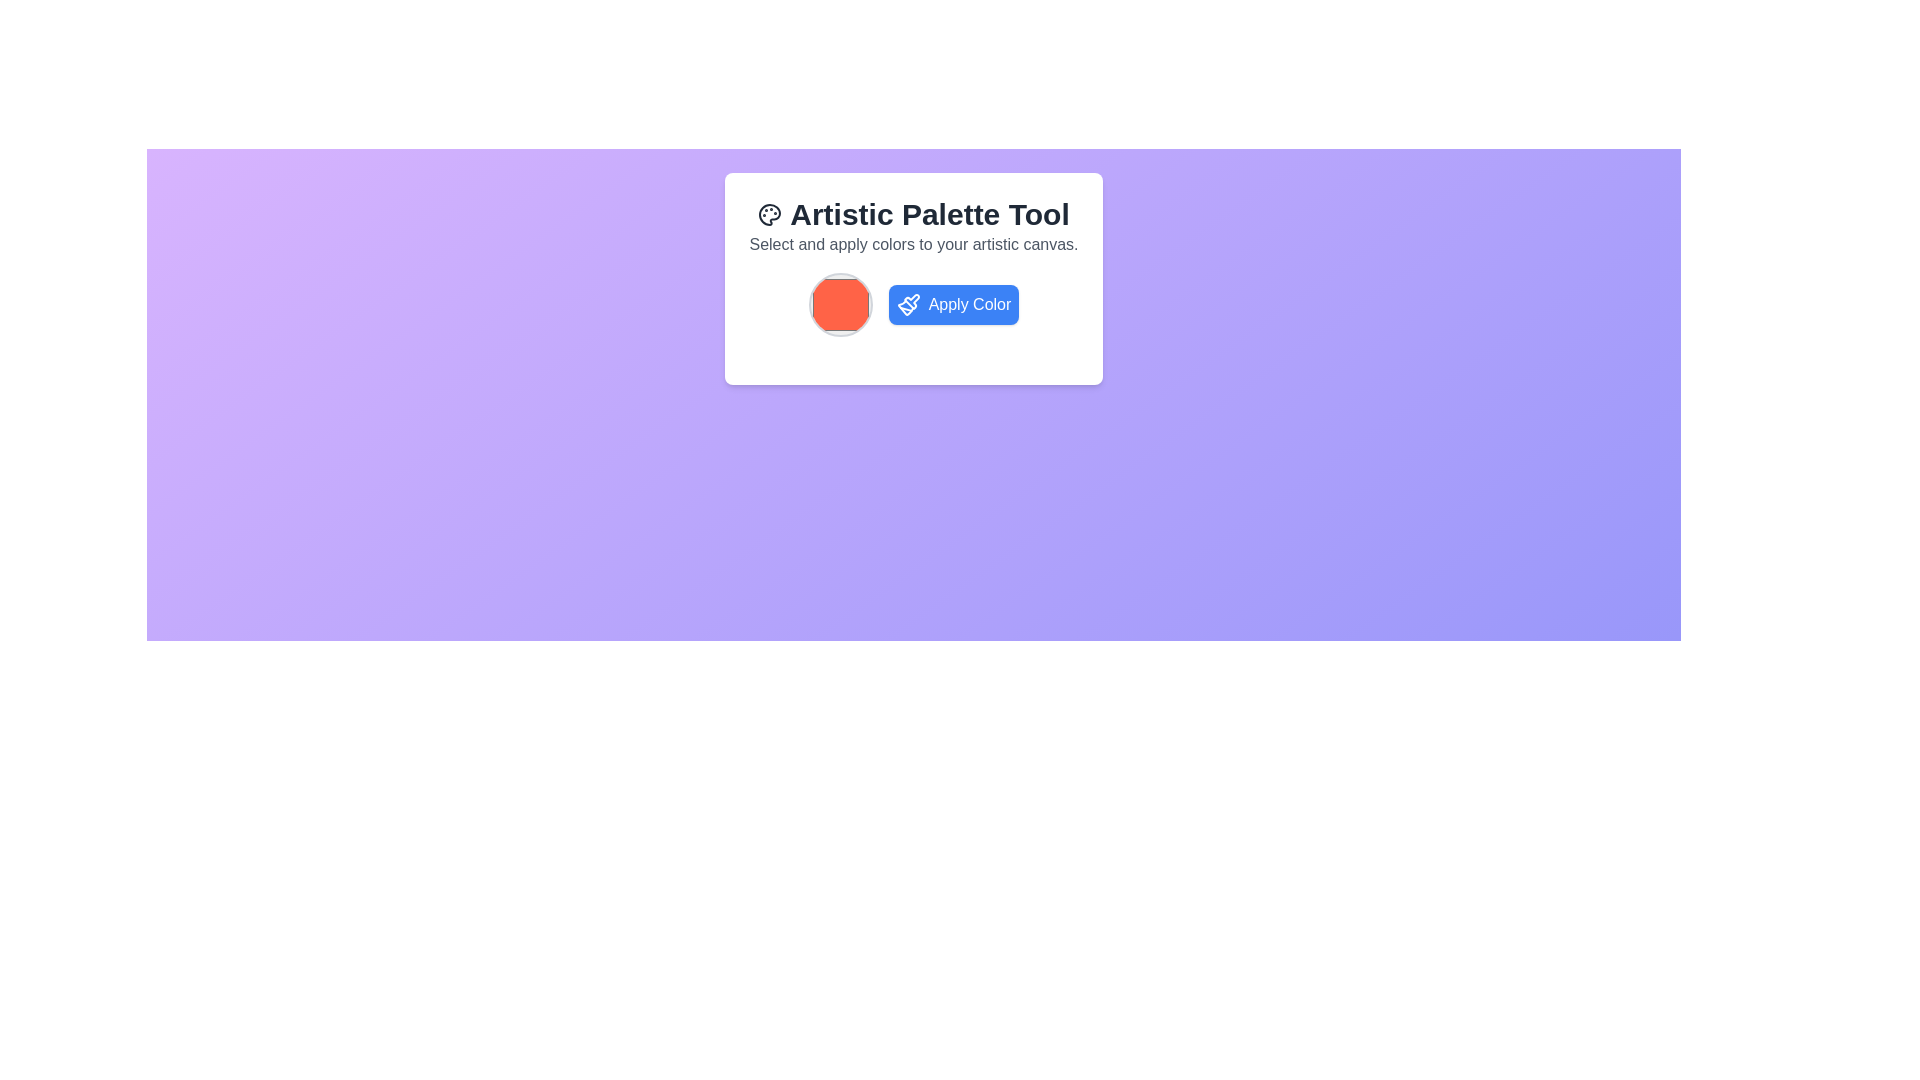 This screenshot has width=1920, height=1080. Describe the element at coordinates (907, 304) in the screenshot. I see `the paintbrush icon located inside the blue 'Apply Color' button, which is positioned to the right of the orange color selector in the white card layout` at that location.